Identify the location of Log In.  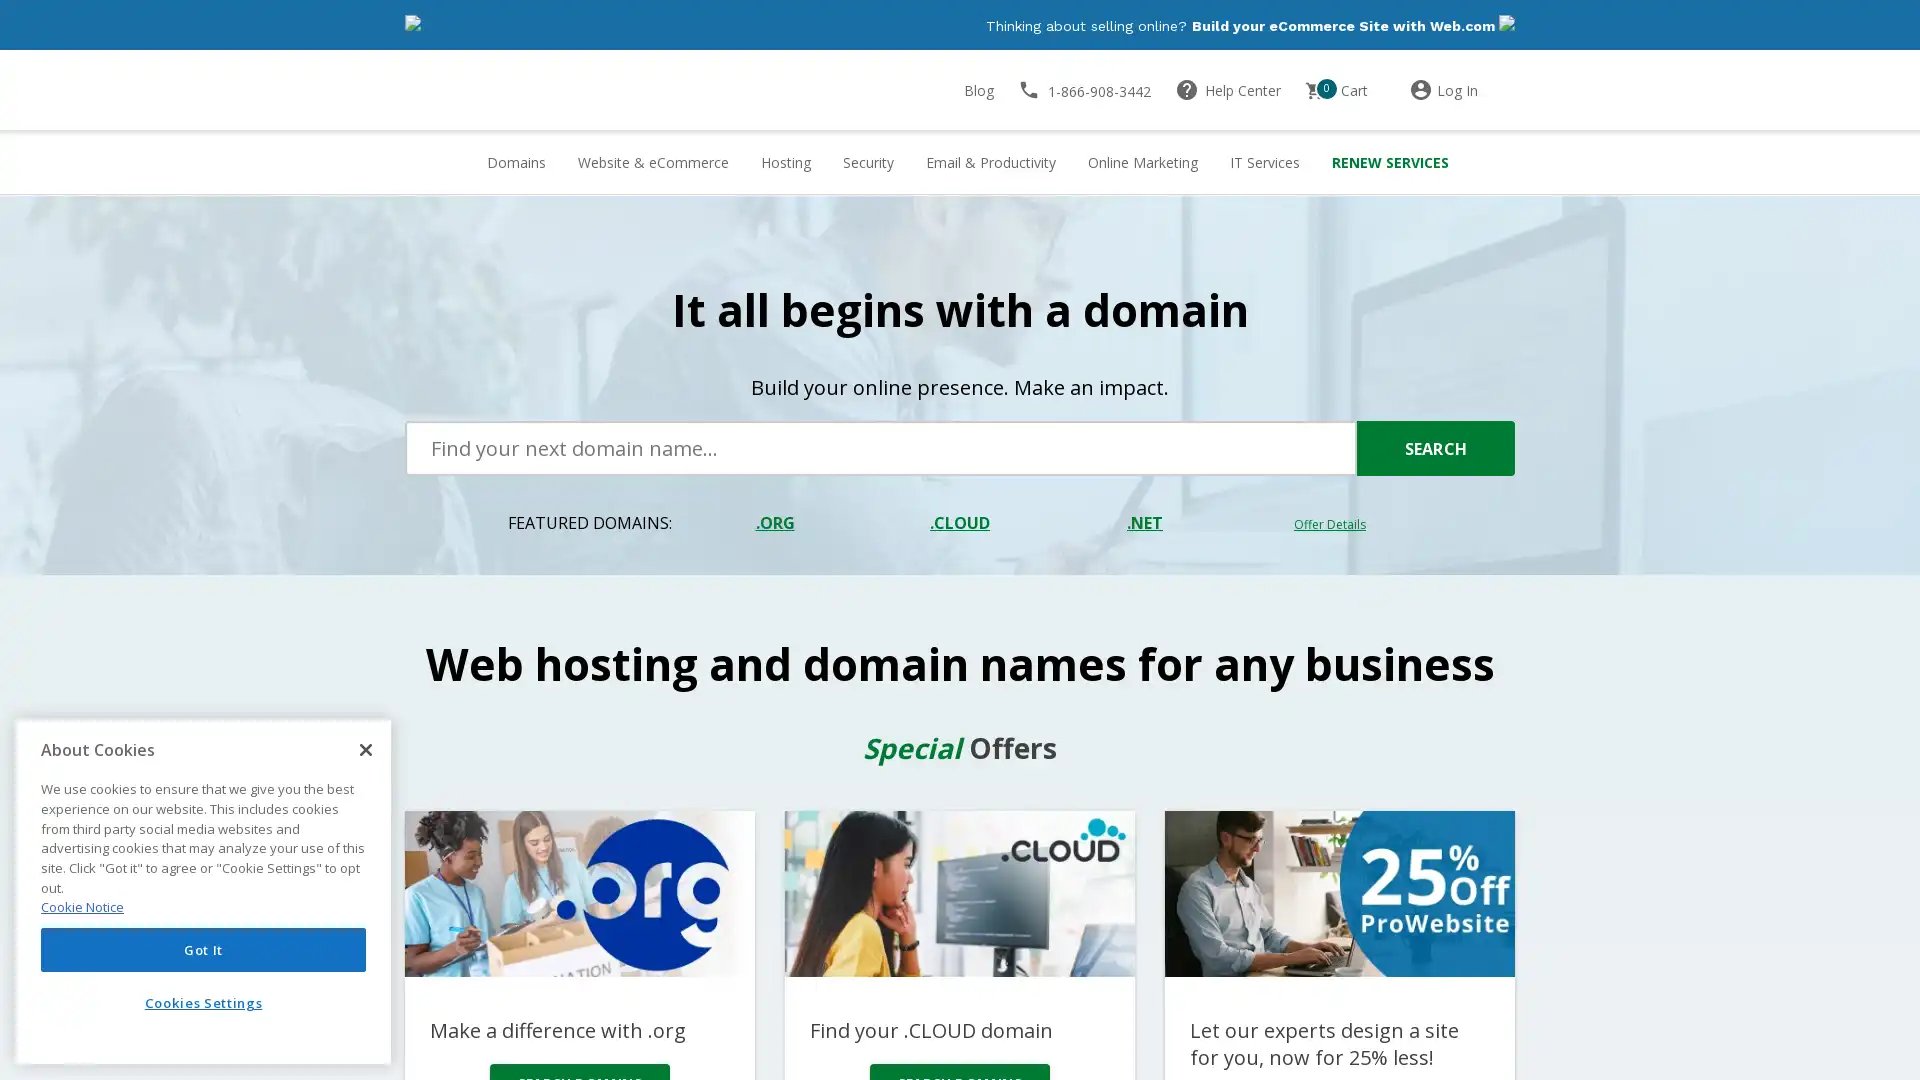
(1461, 91).